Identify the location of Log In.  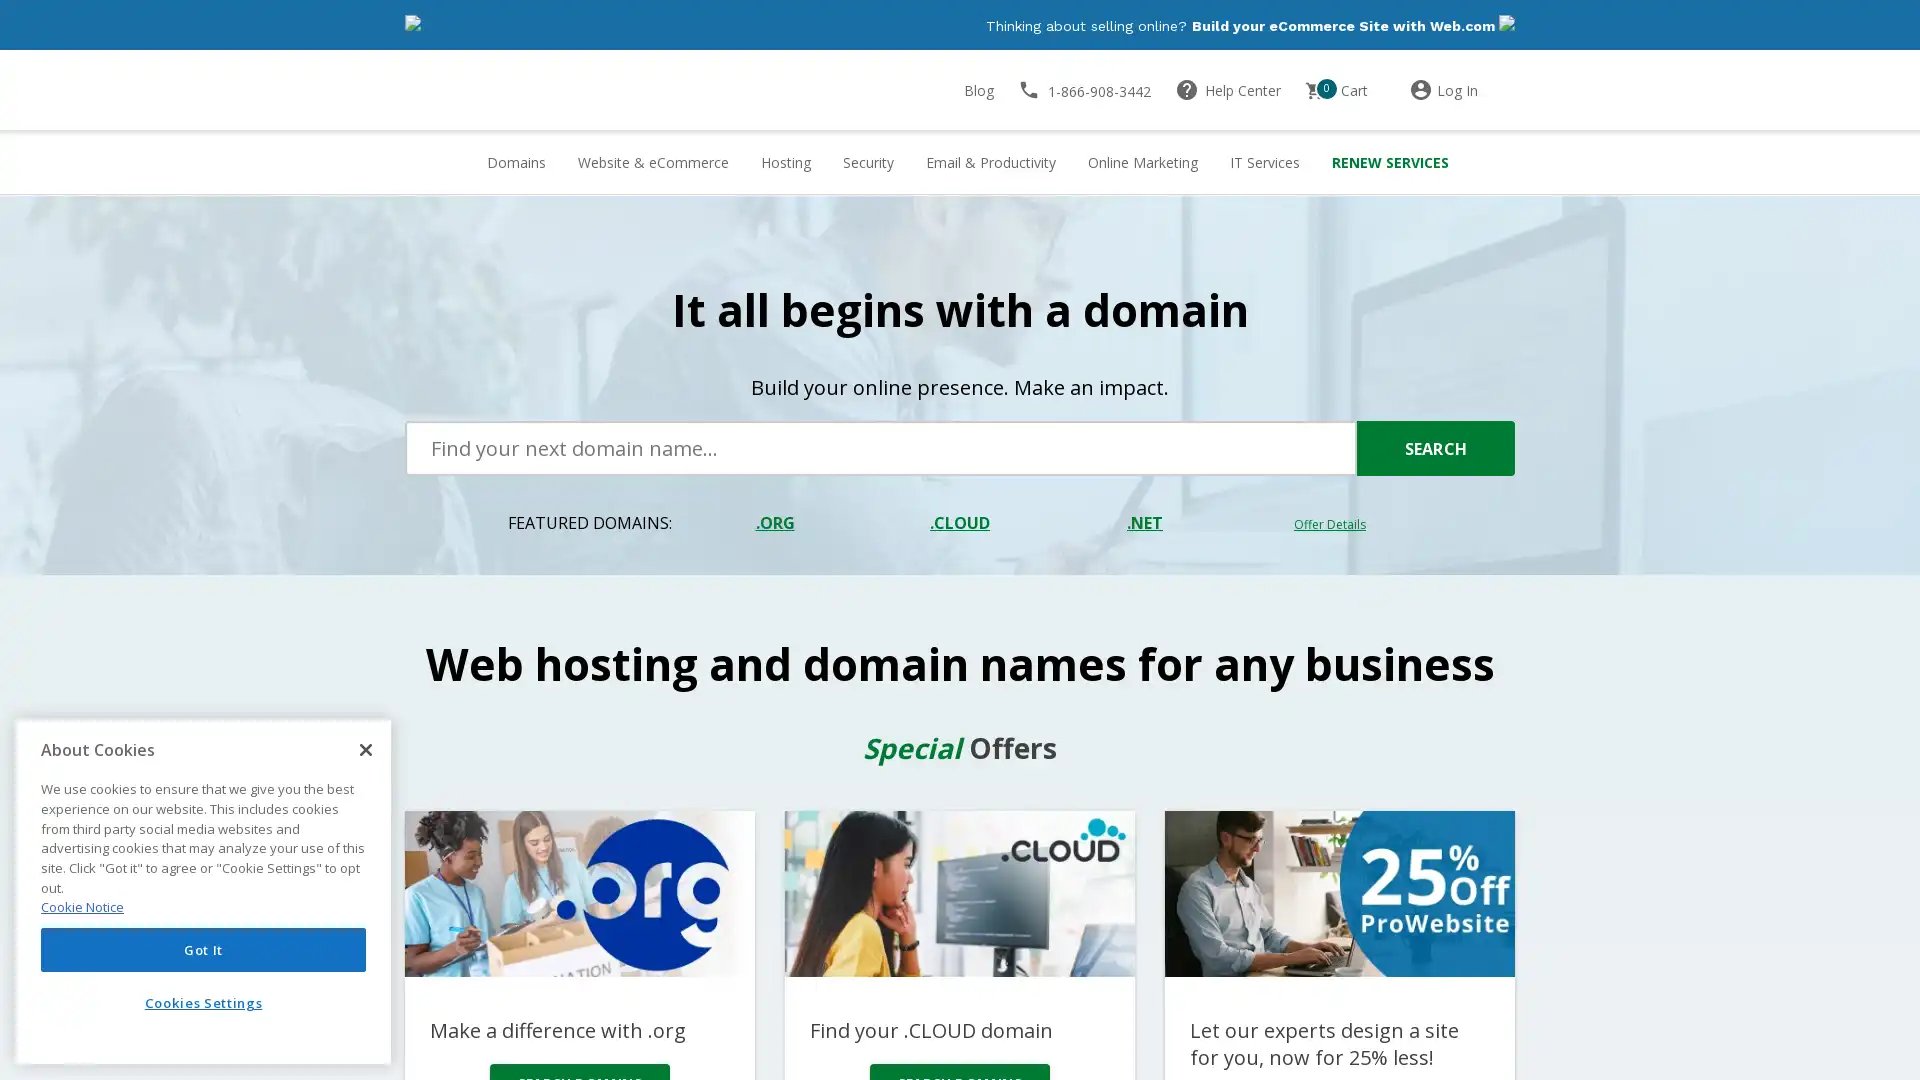
(1461, 91).